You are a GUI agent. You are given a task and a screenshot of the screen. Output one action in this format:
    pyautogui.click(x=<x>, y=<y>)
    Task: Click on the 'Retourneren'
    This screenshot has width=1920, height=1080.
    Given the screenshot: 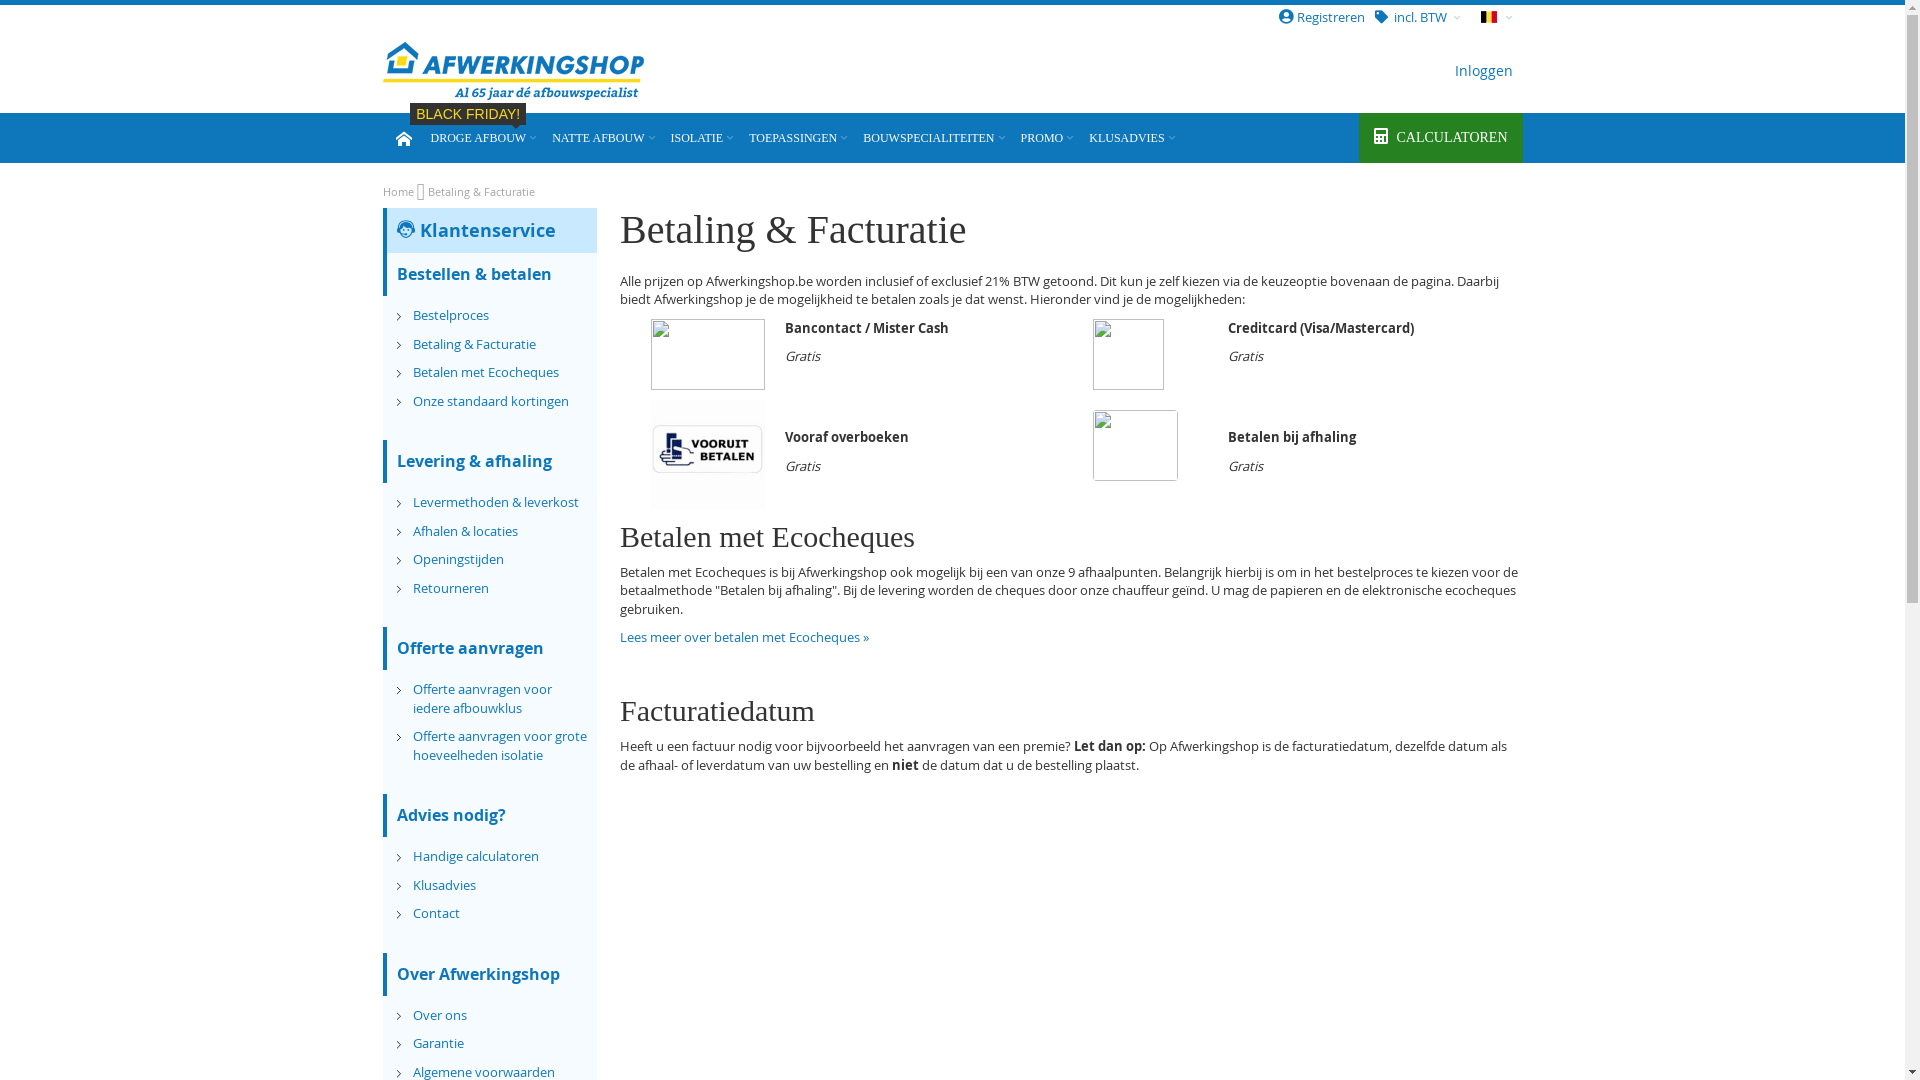 What is the action you would take?
    pyautogui.click(x=411, y=586)
    